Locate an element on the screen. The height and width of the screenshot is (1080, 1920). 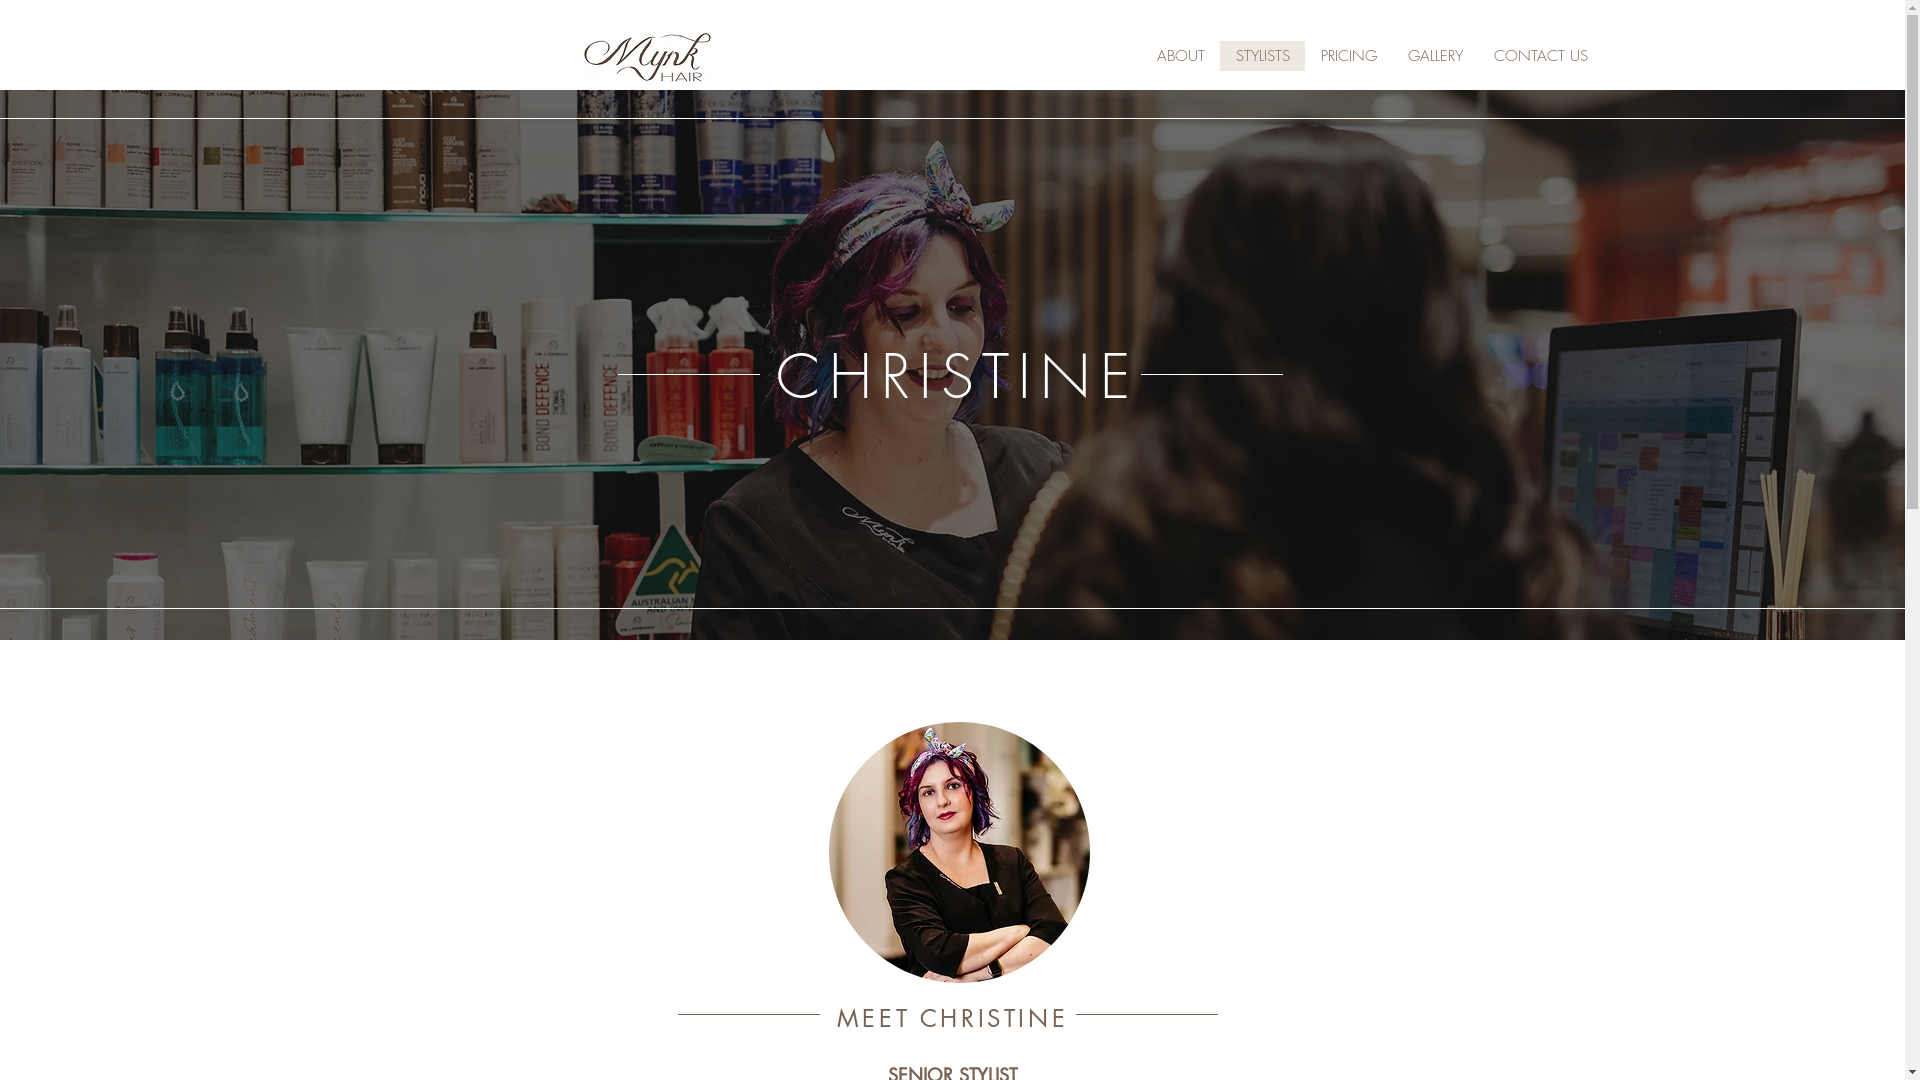
'ABOUT' is located at coordinates (1180, 55).